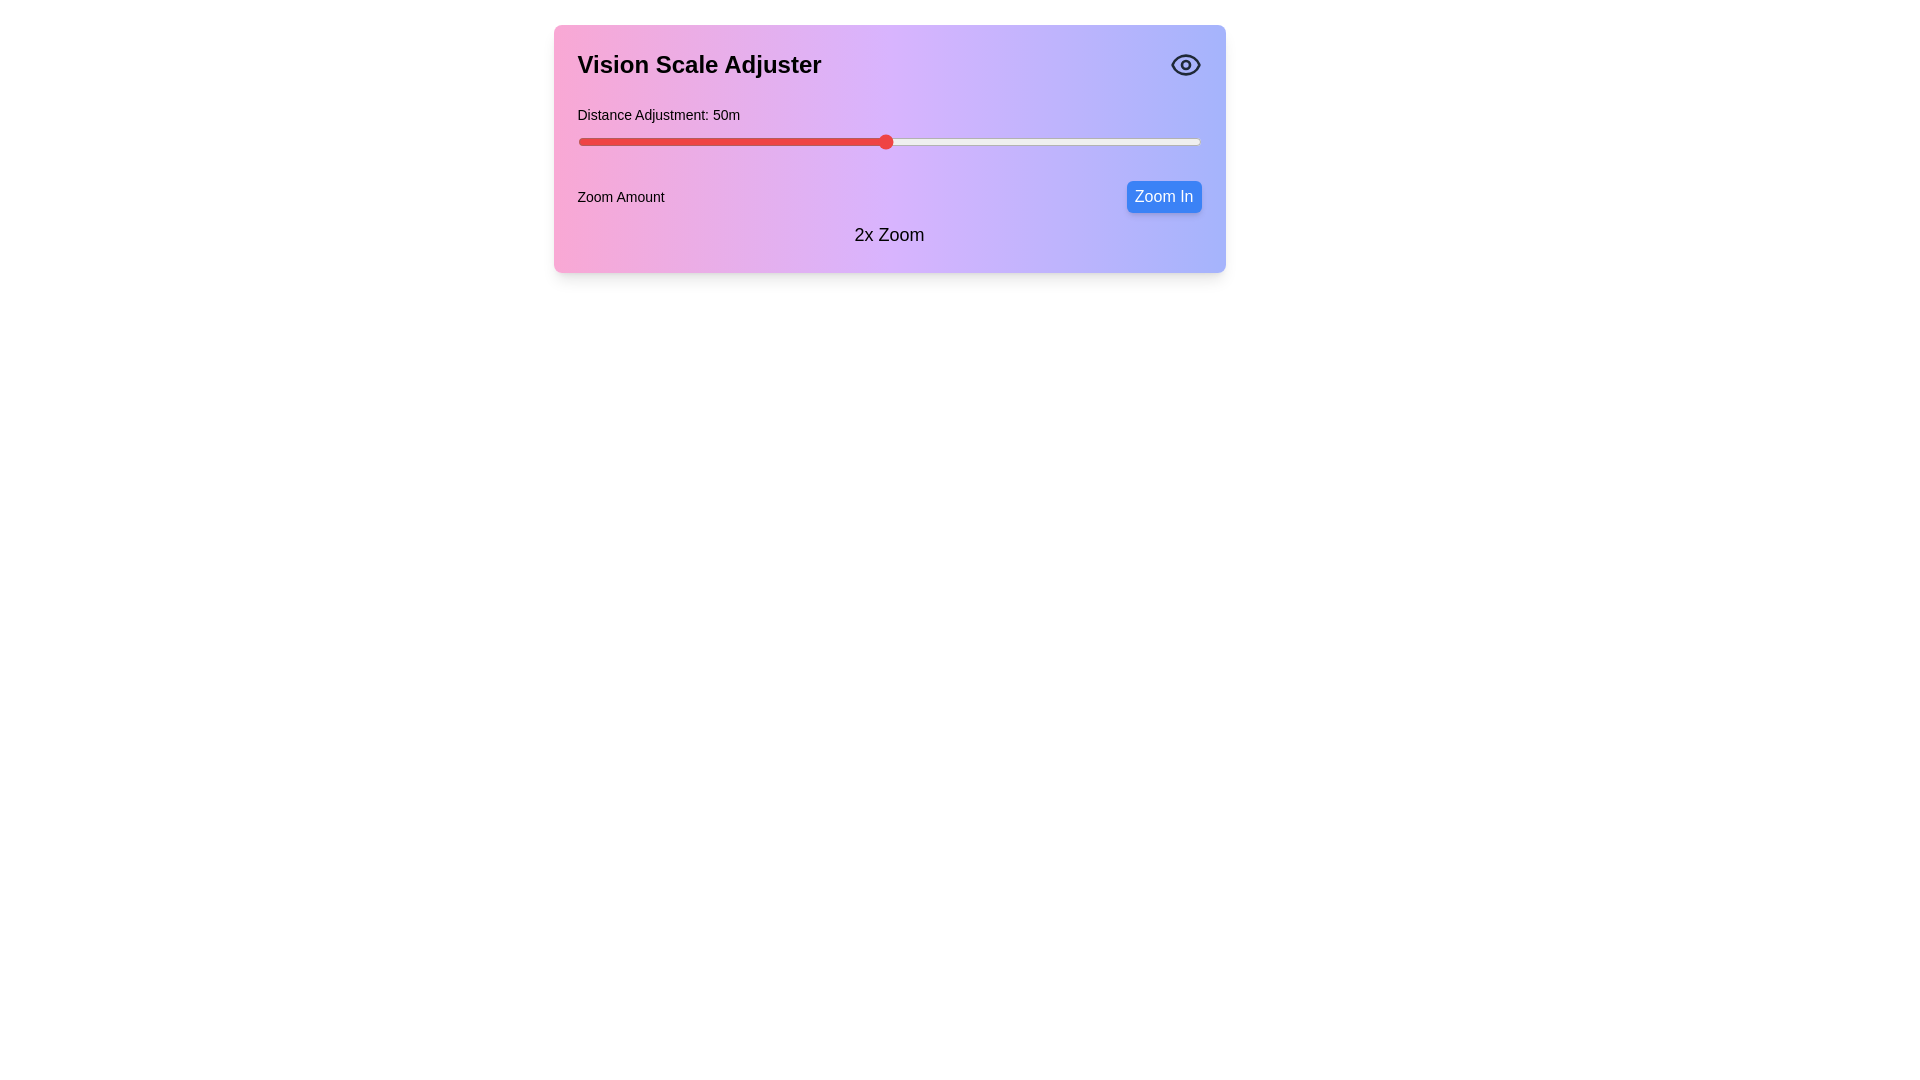 The image size is (1920, 1080). What do you see at coordinates (672, 141) in the screenshot?
I see `the distance adjustment` at bounding box center [672, 141].